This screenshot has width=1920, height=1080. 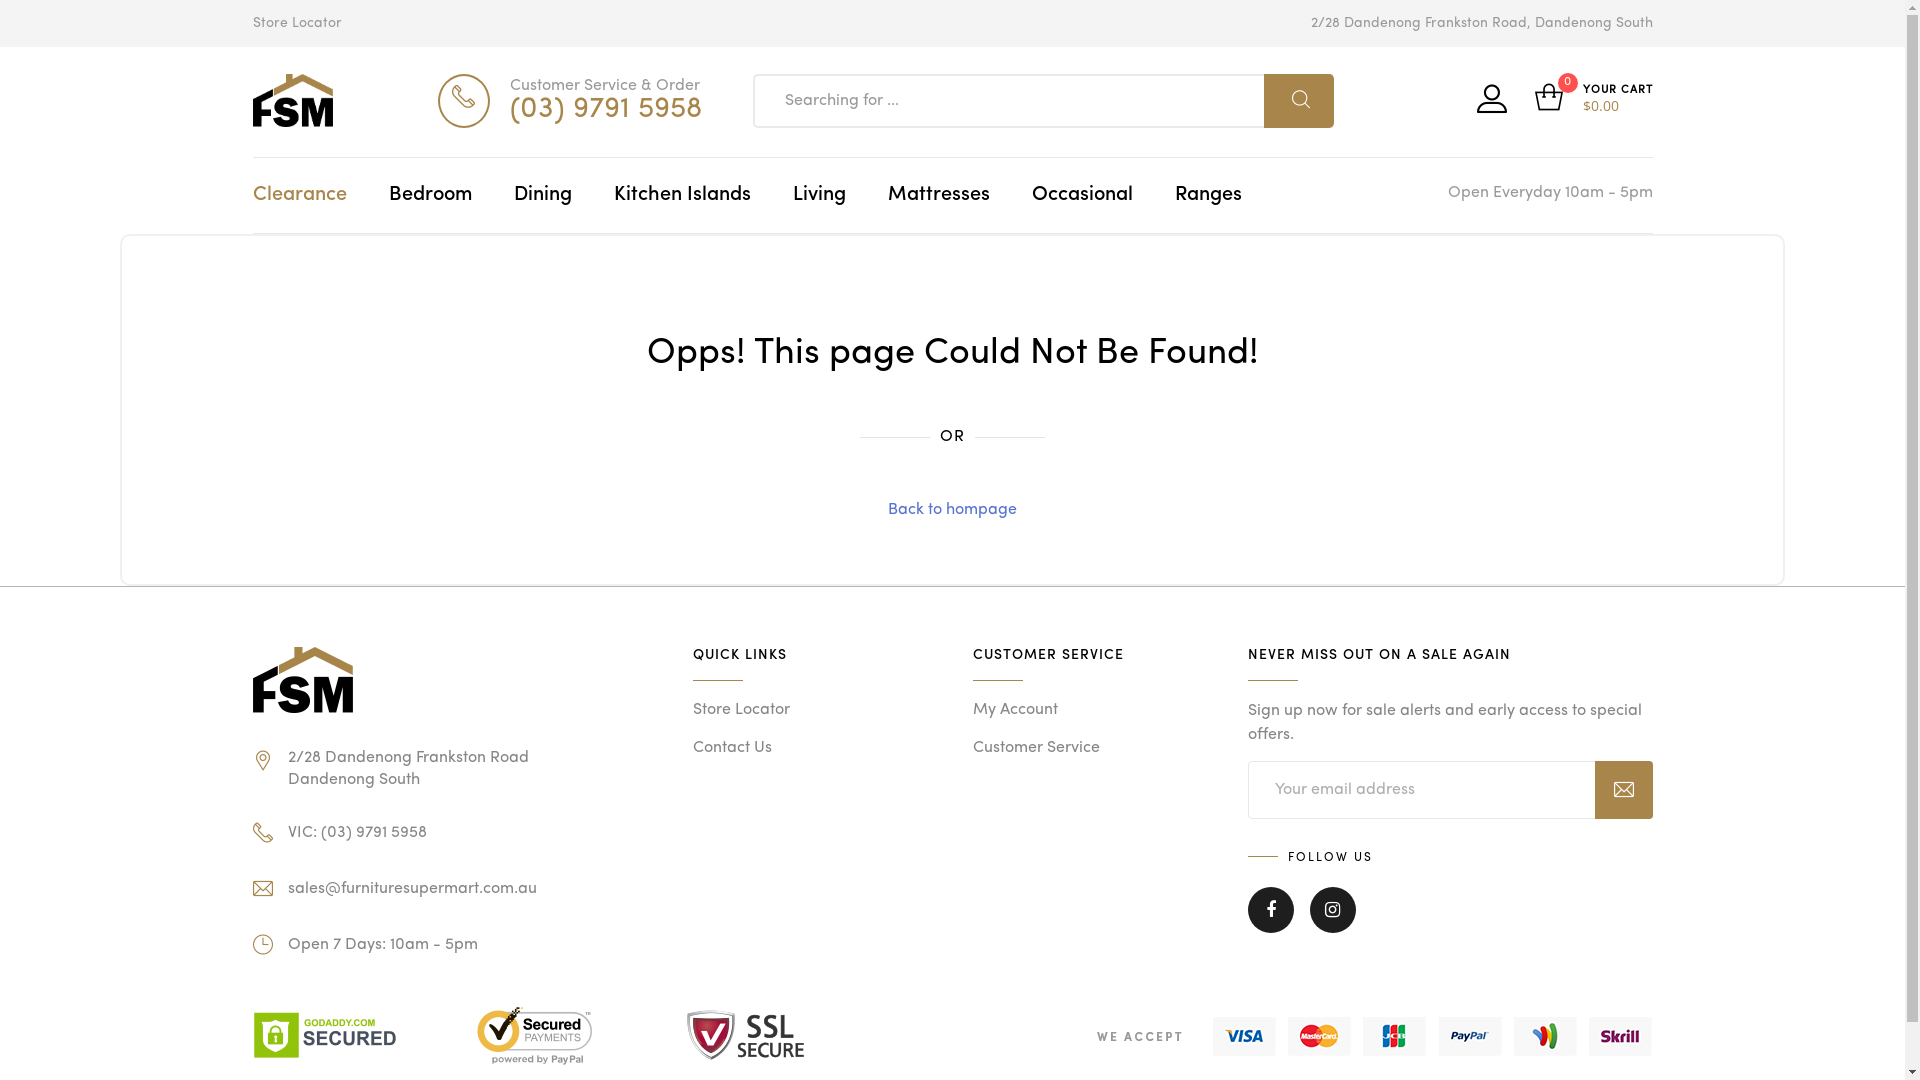 What do you see at coordinates (818, 195) in the screenshot?
I see `'Living'` at bounding box center [818, 195].